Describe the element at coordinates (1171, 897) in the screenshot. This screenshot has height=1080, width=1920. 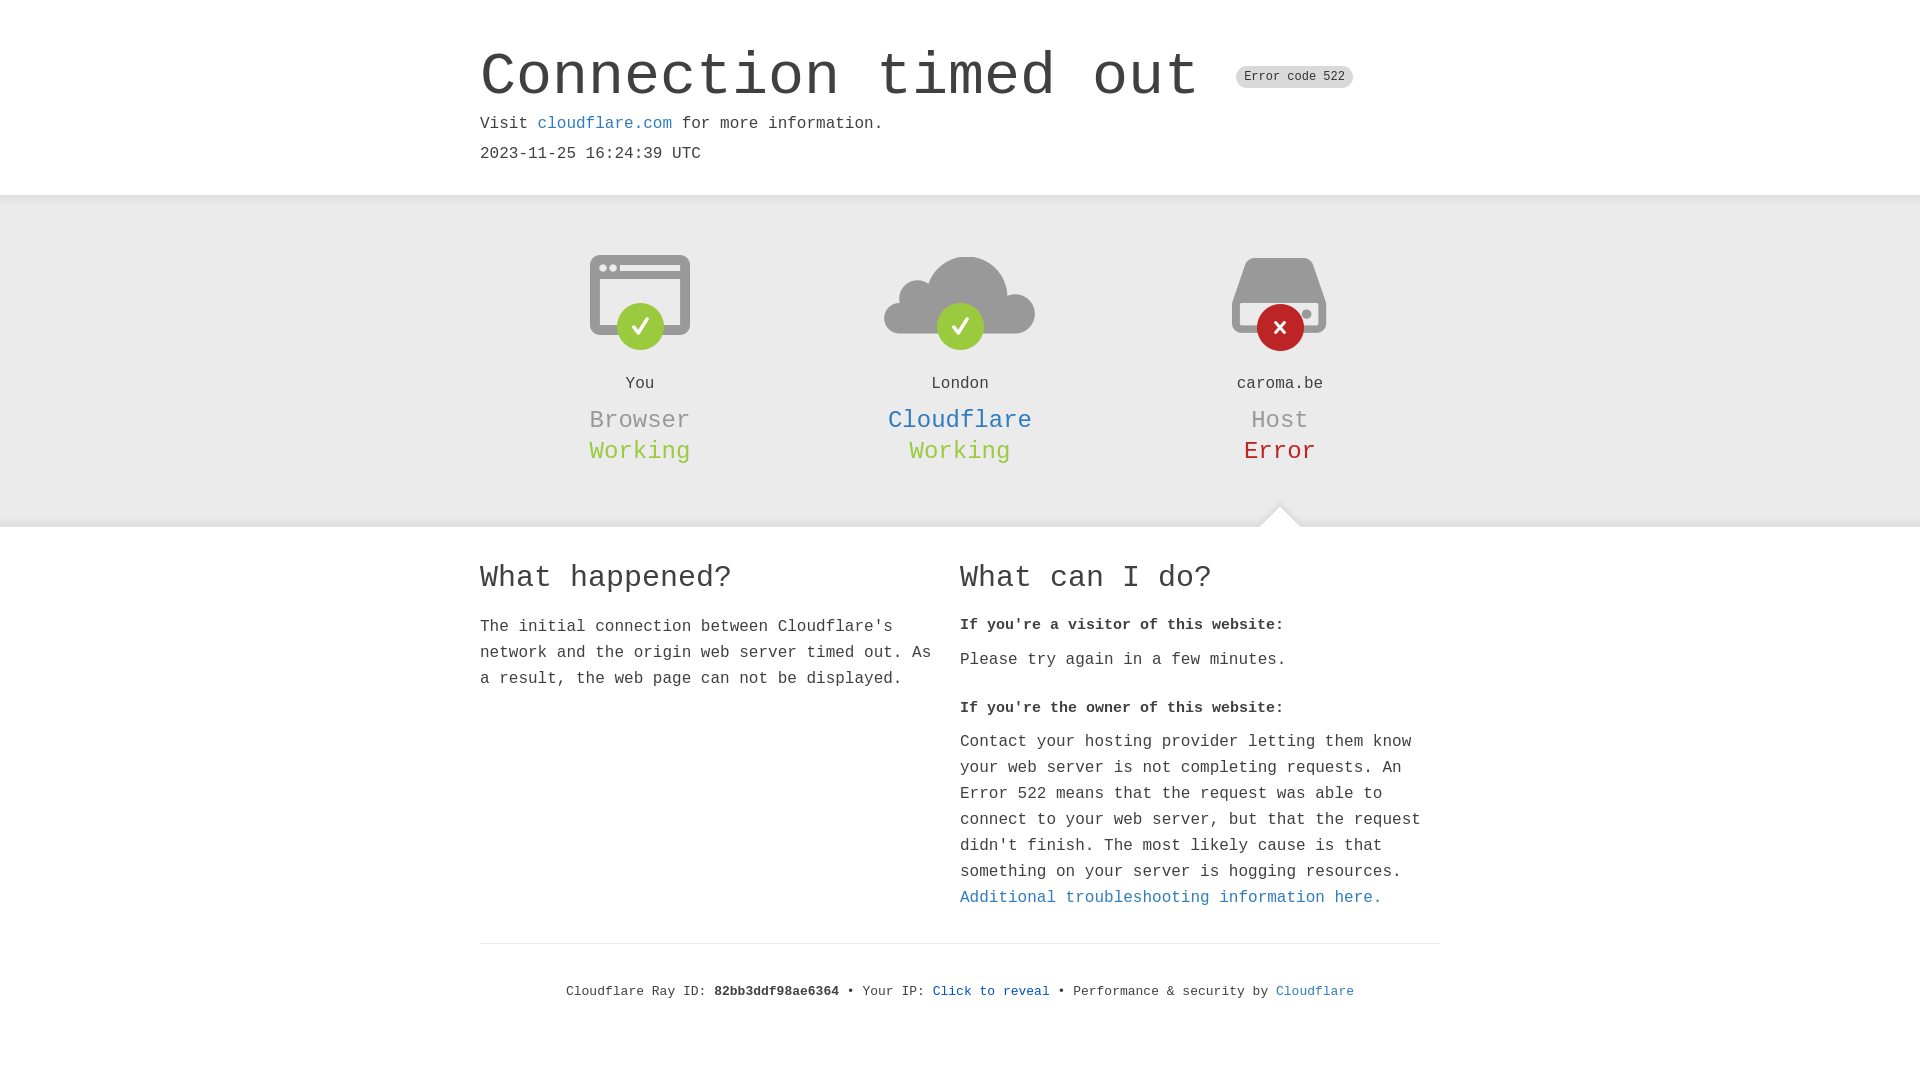
I see `'Additional troubleshooting information here.'` at that location.